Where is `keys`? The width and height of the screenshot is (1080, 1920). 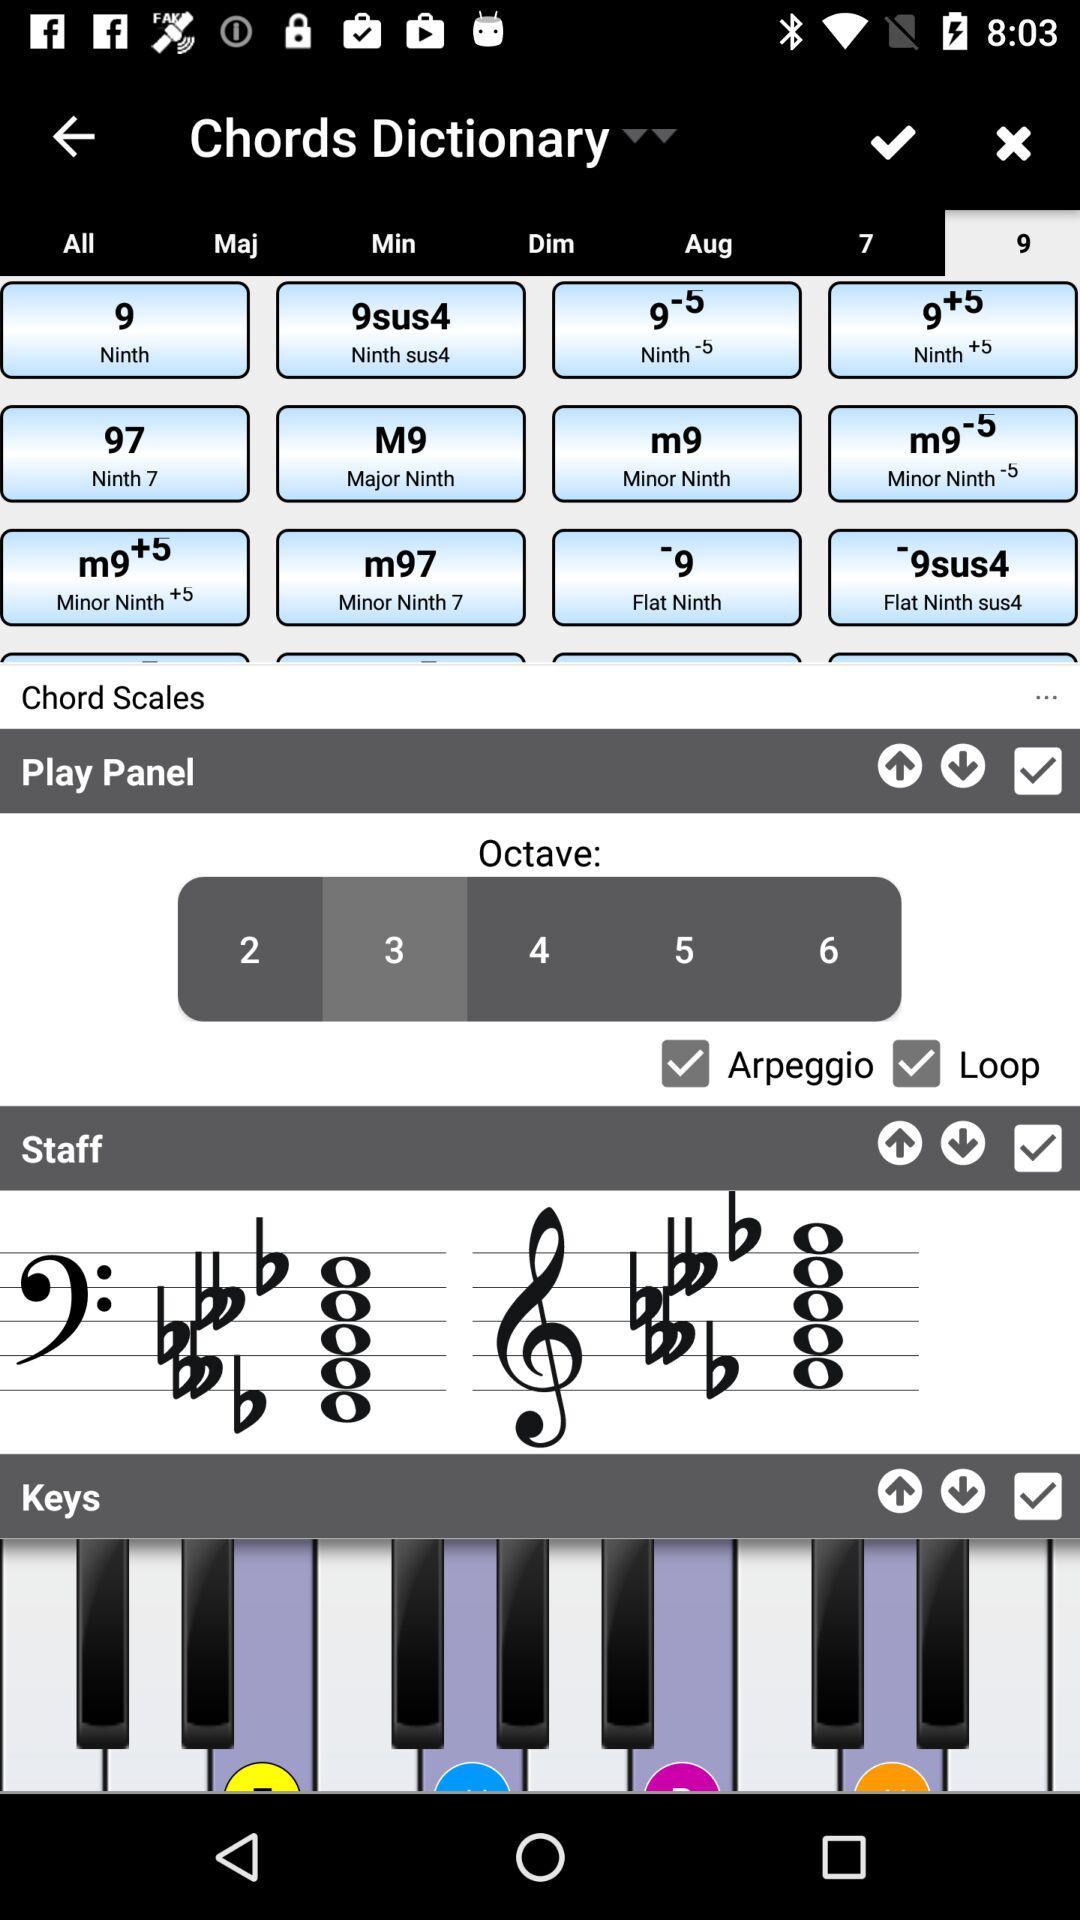 keys is located at coordinates (51, 1665).